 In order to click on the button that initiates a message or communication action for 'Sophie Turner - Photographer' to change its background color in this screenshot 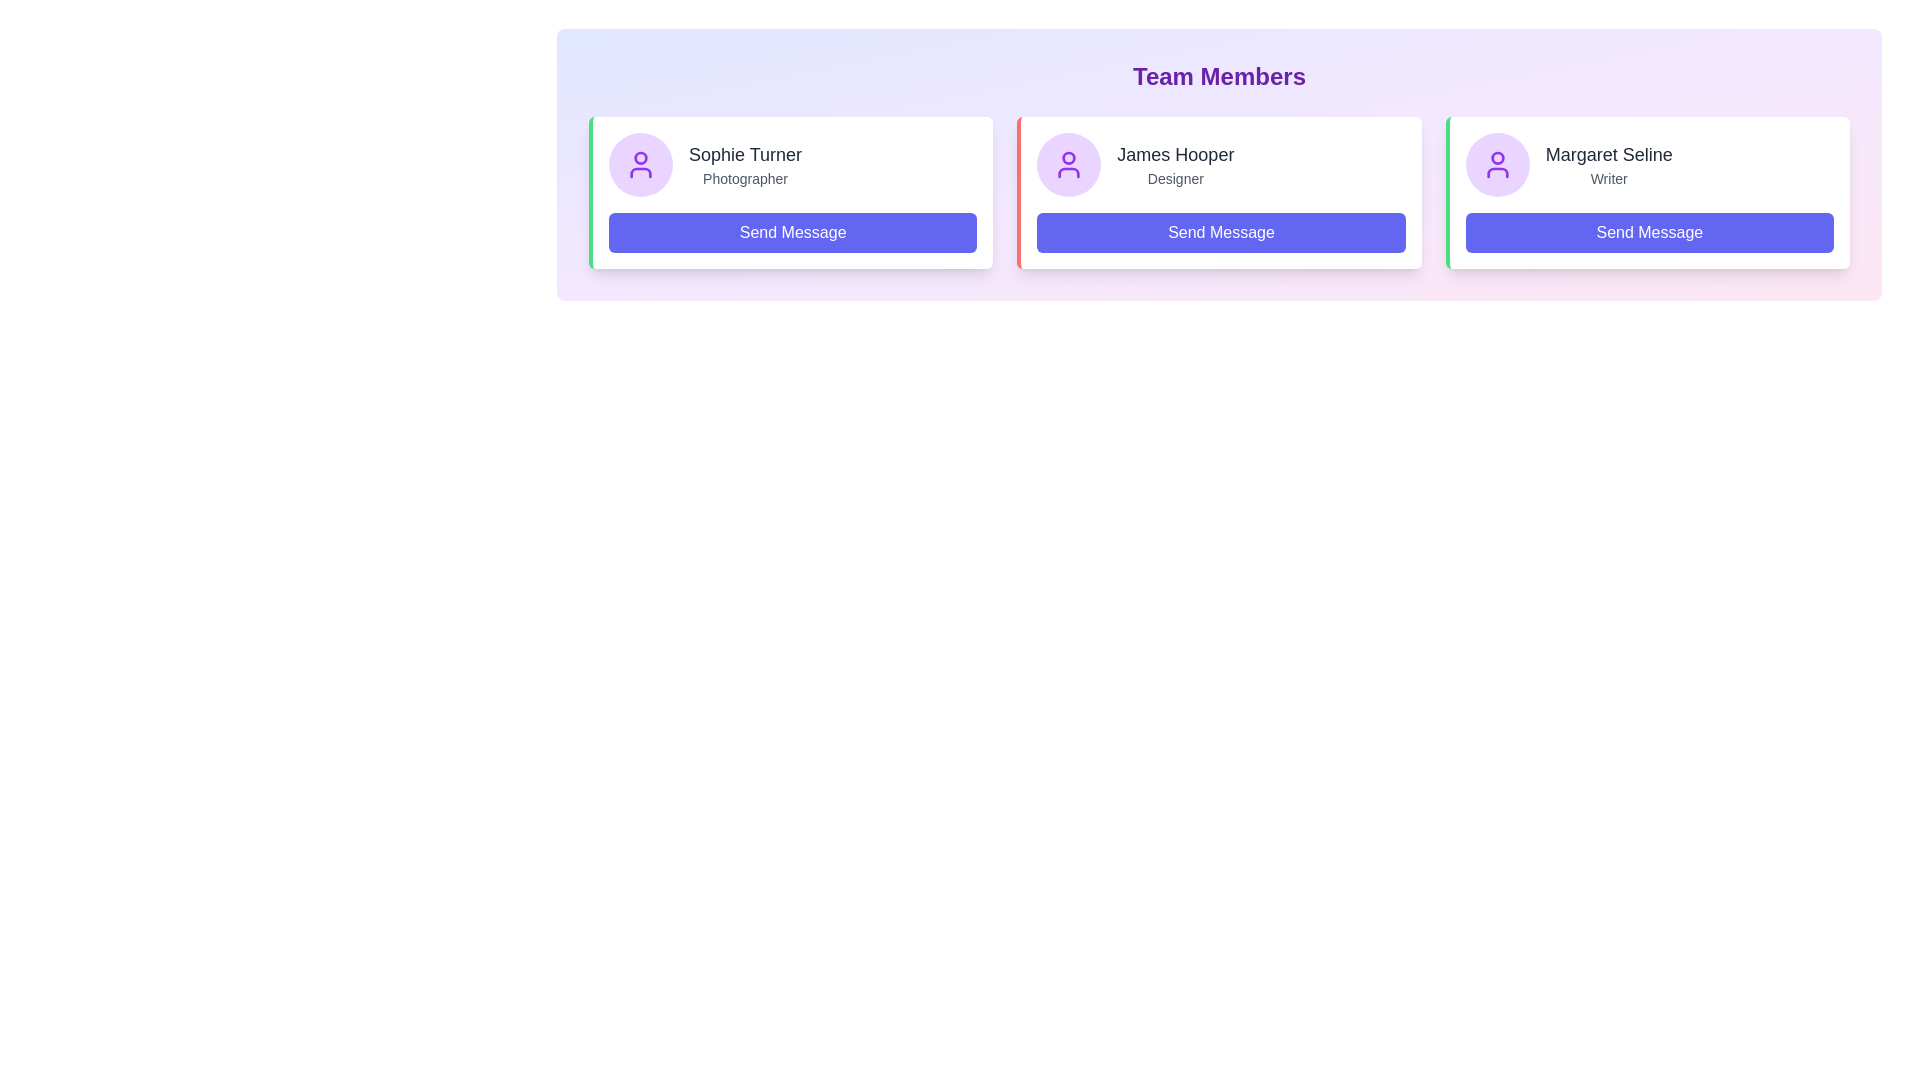, I will do `click(792, 231)`.